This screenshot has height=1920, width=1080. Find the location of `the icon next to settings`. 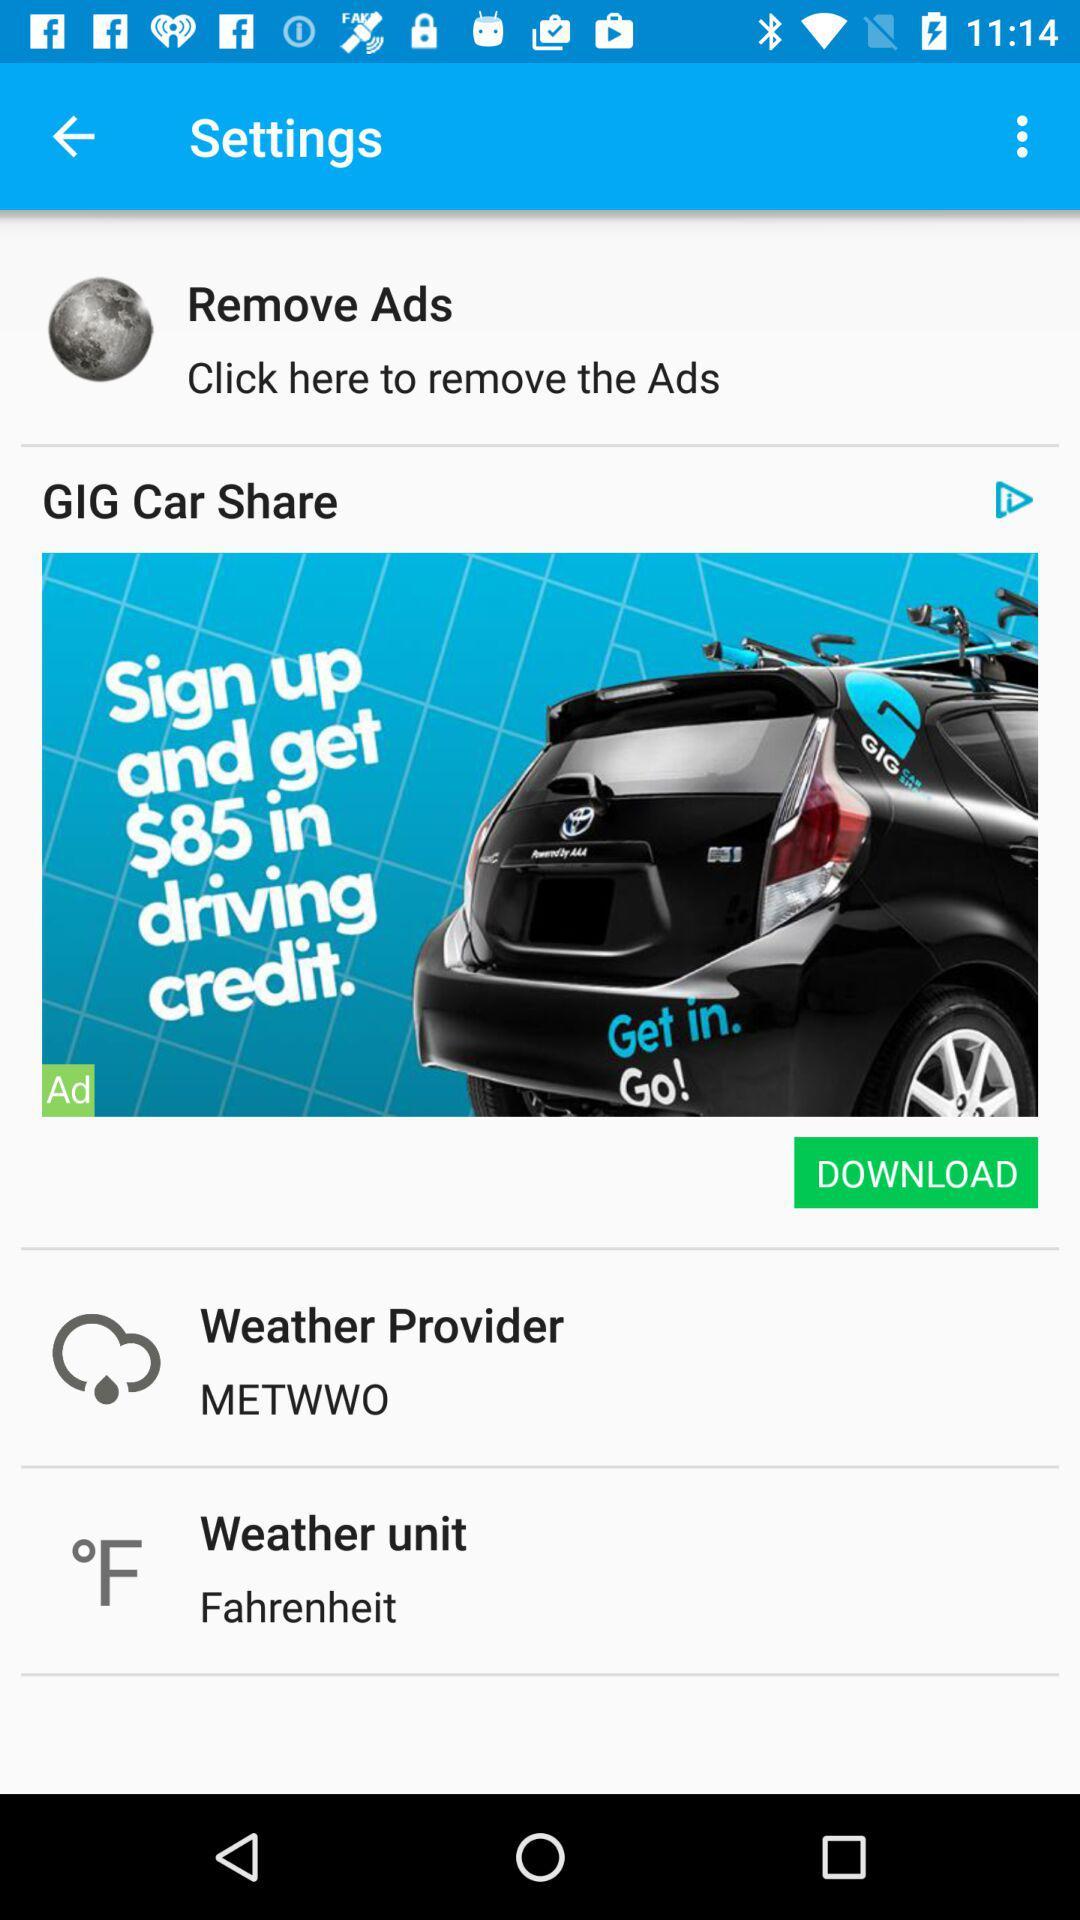

the icon next to settings is located at coordinates (72, 135).